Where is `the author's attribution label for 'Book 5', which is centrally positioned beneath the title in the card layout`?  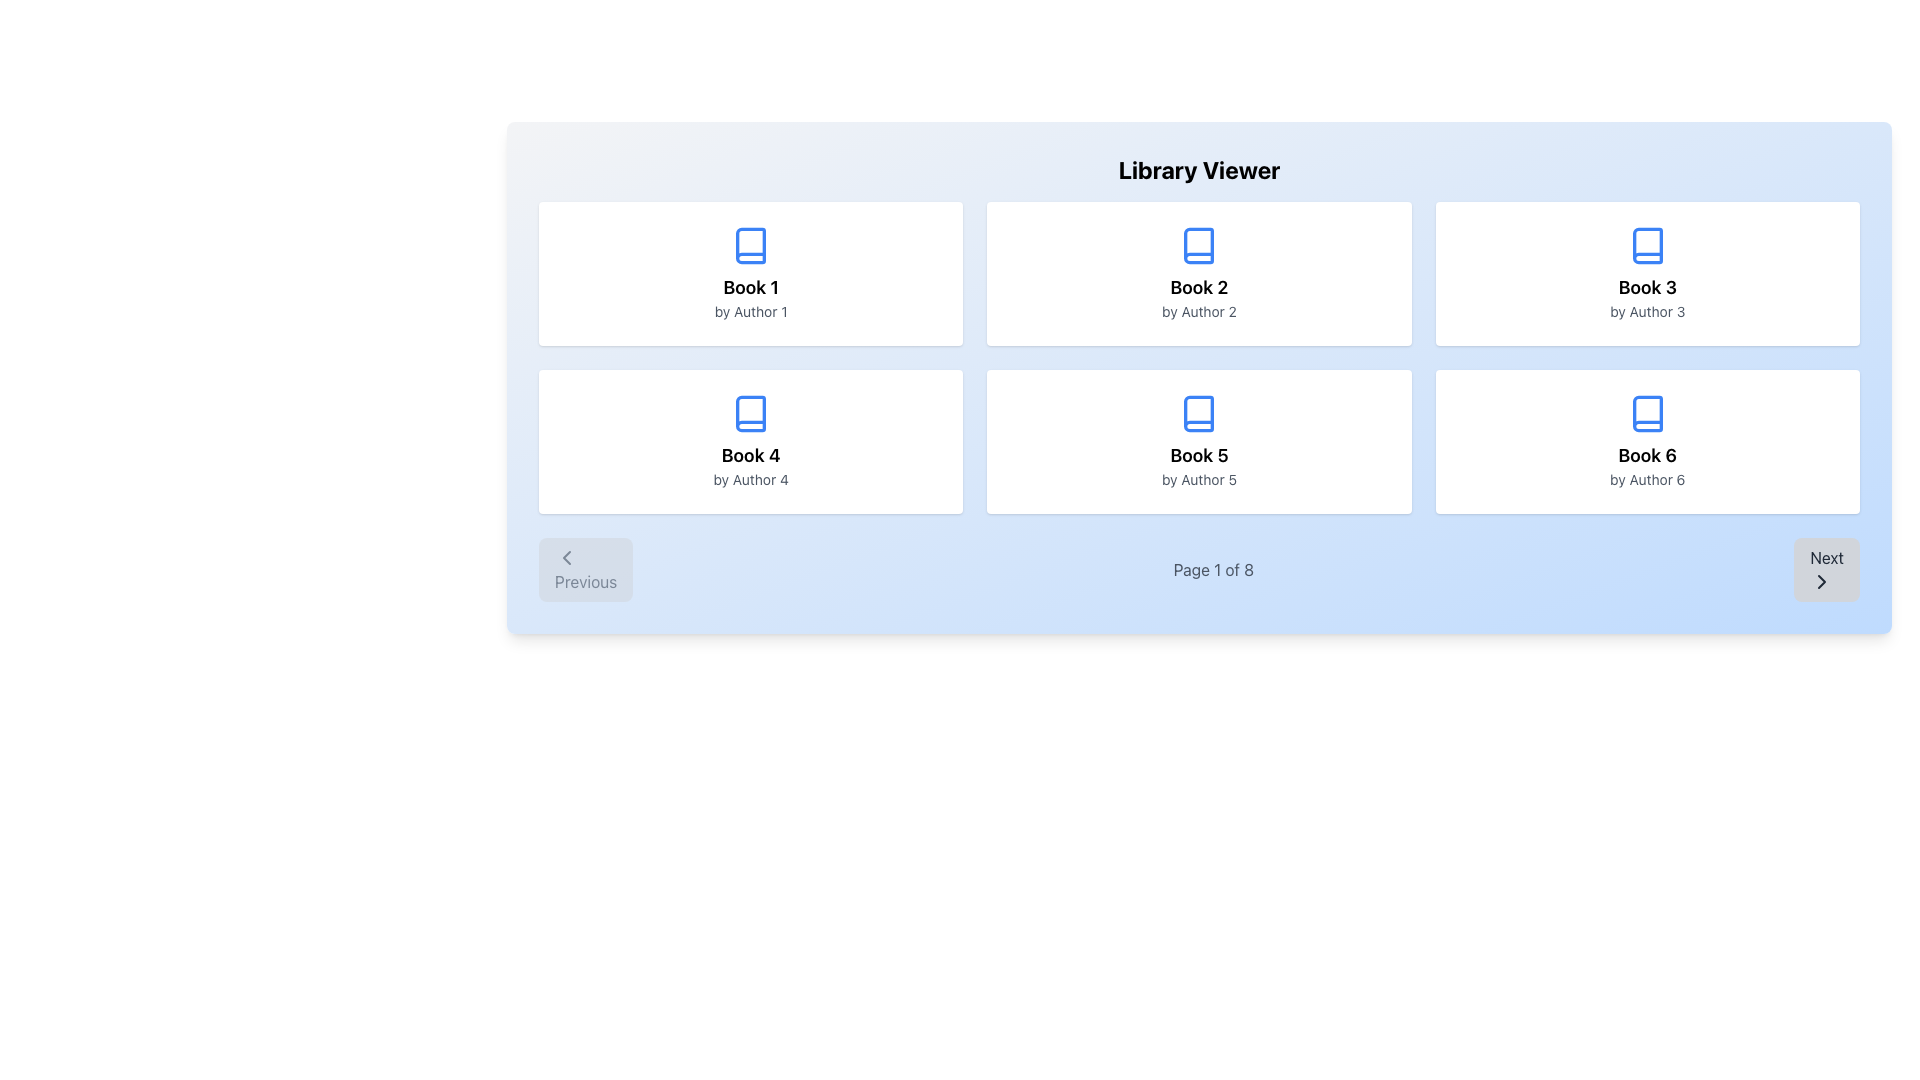 the author's attribution label for 'Book 5', which is centrally positioned beneath the title in the card layout is located at coordinates (1199, 479).